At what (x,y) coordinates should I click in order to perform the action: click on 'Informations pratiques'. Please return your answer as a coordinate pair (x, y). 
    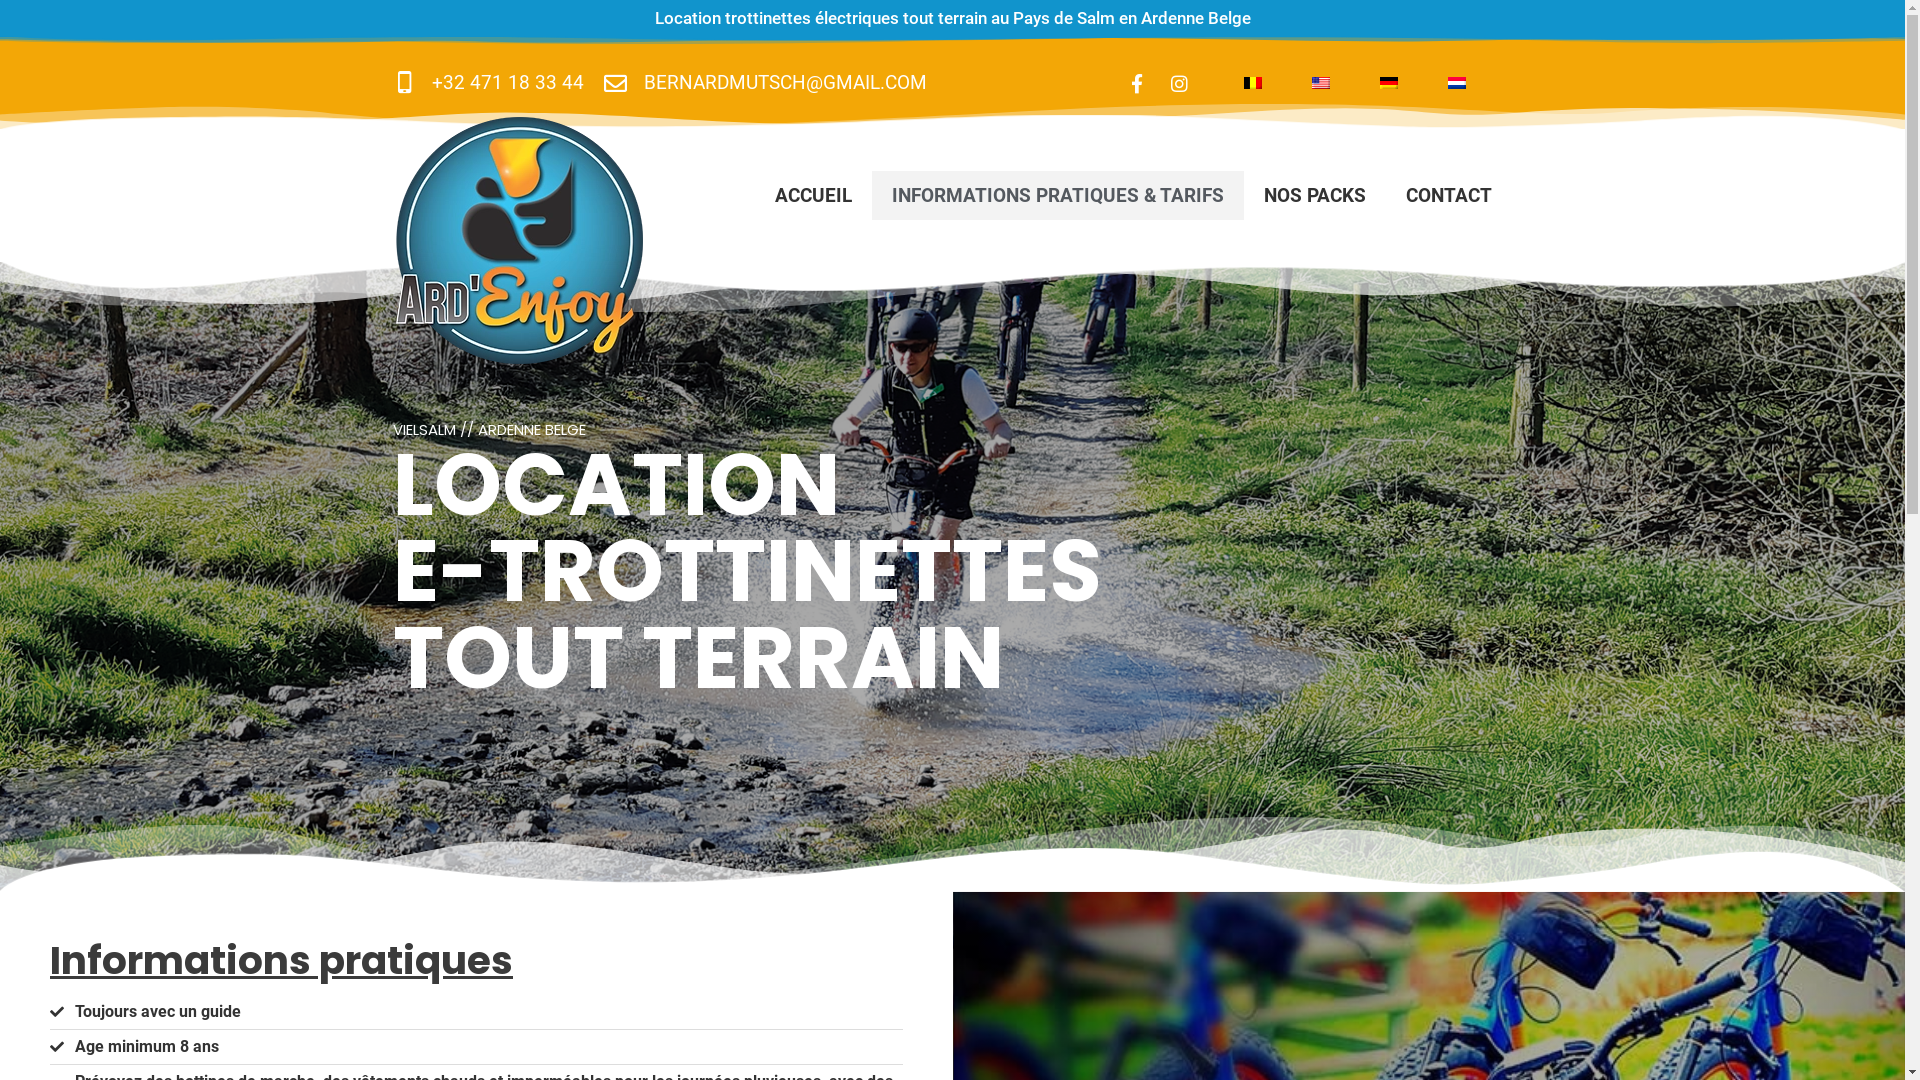
    Looking at the image, I should click on (280, 959).